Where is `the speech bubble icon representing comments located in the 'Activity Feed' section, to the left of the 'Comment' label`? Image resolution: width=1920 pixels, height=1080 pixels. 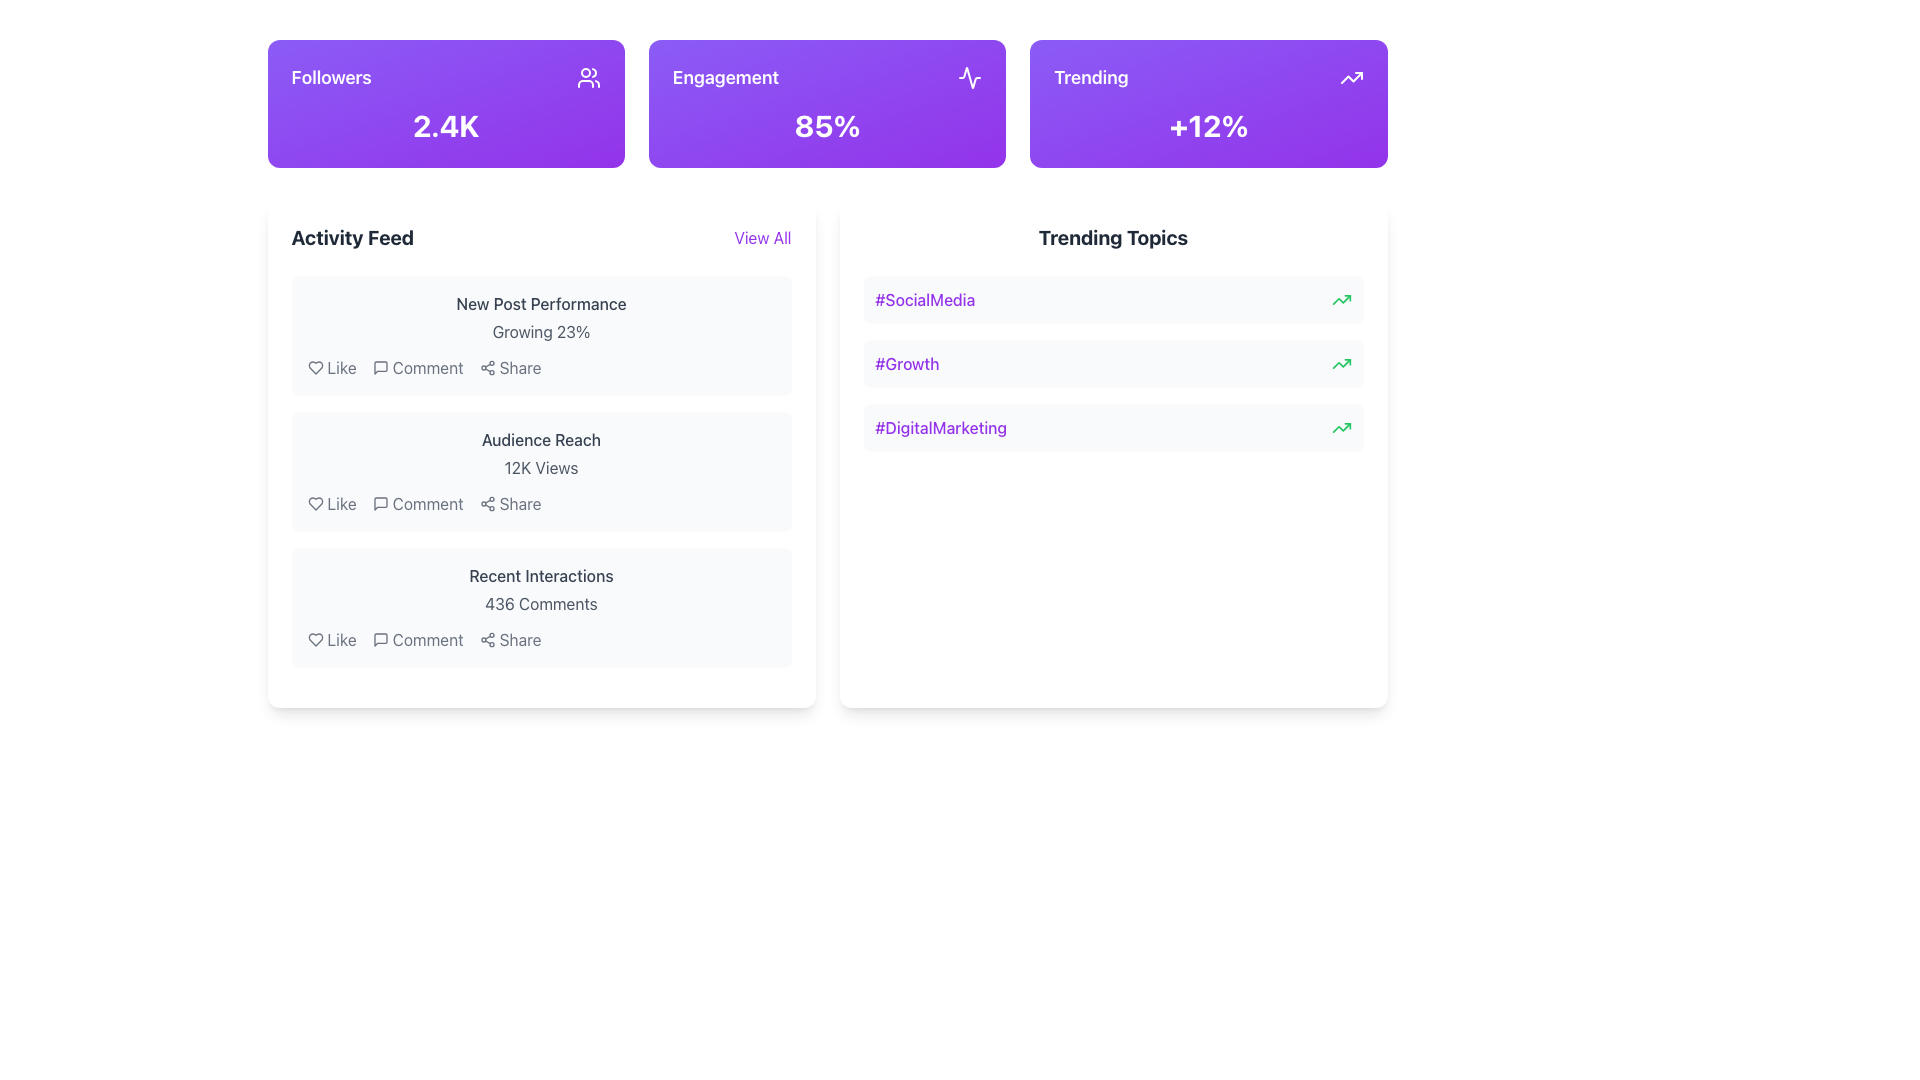 the speech bubble icon representing comments located in the 'Activity Feed' section, to the left of the 'Comment' label is located at coordinates (380, 367).